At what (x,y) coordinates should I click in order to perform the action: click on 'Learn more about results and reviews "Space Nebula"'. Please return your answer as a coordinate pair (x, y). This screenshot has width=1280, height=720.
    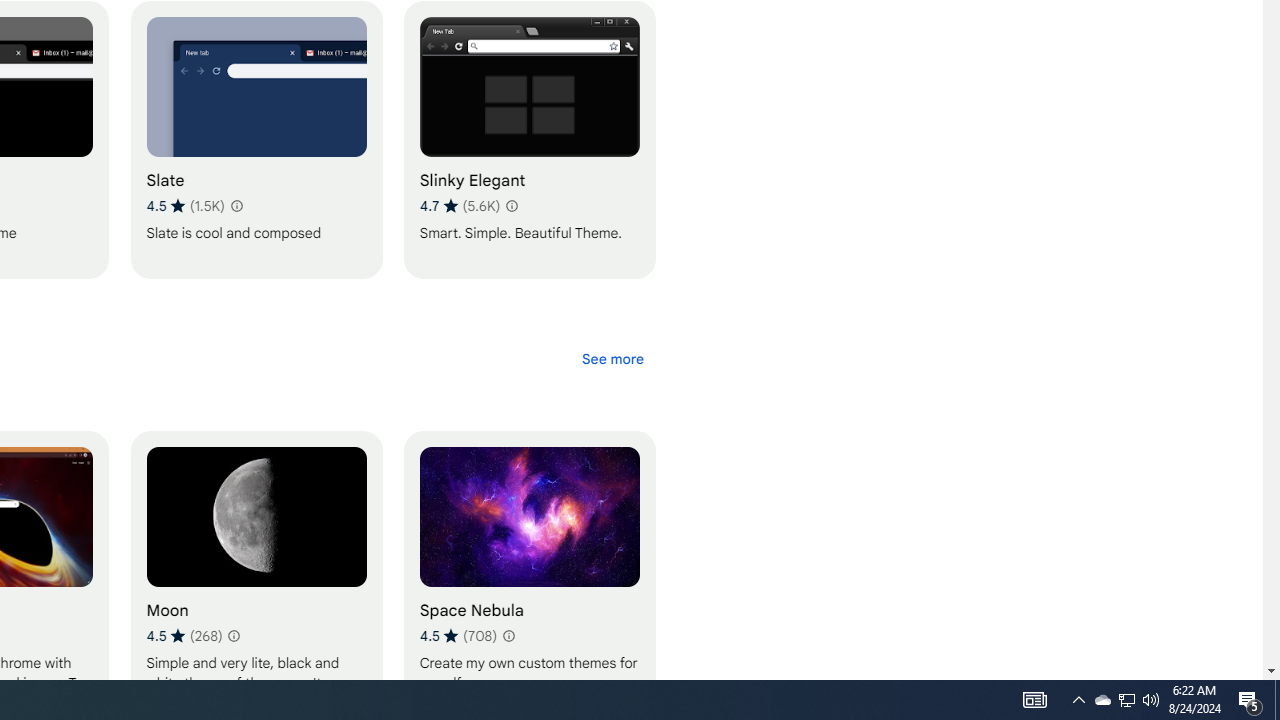
    Looking at the image, I should click on (508, 636).